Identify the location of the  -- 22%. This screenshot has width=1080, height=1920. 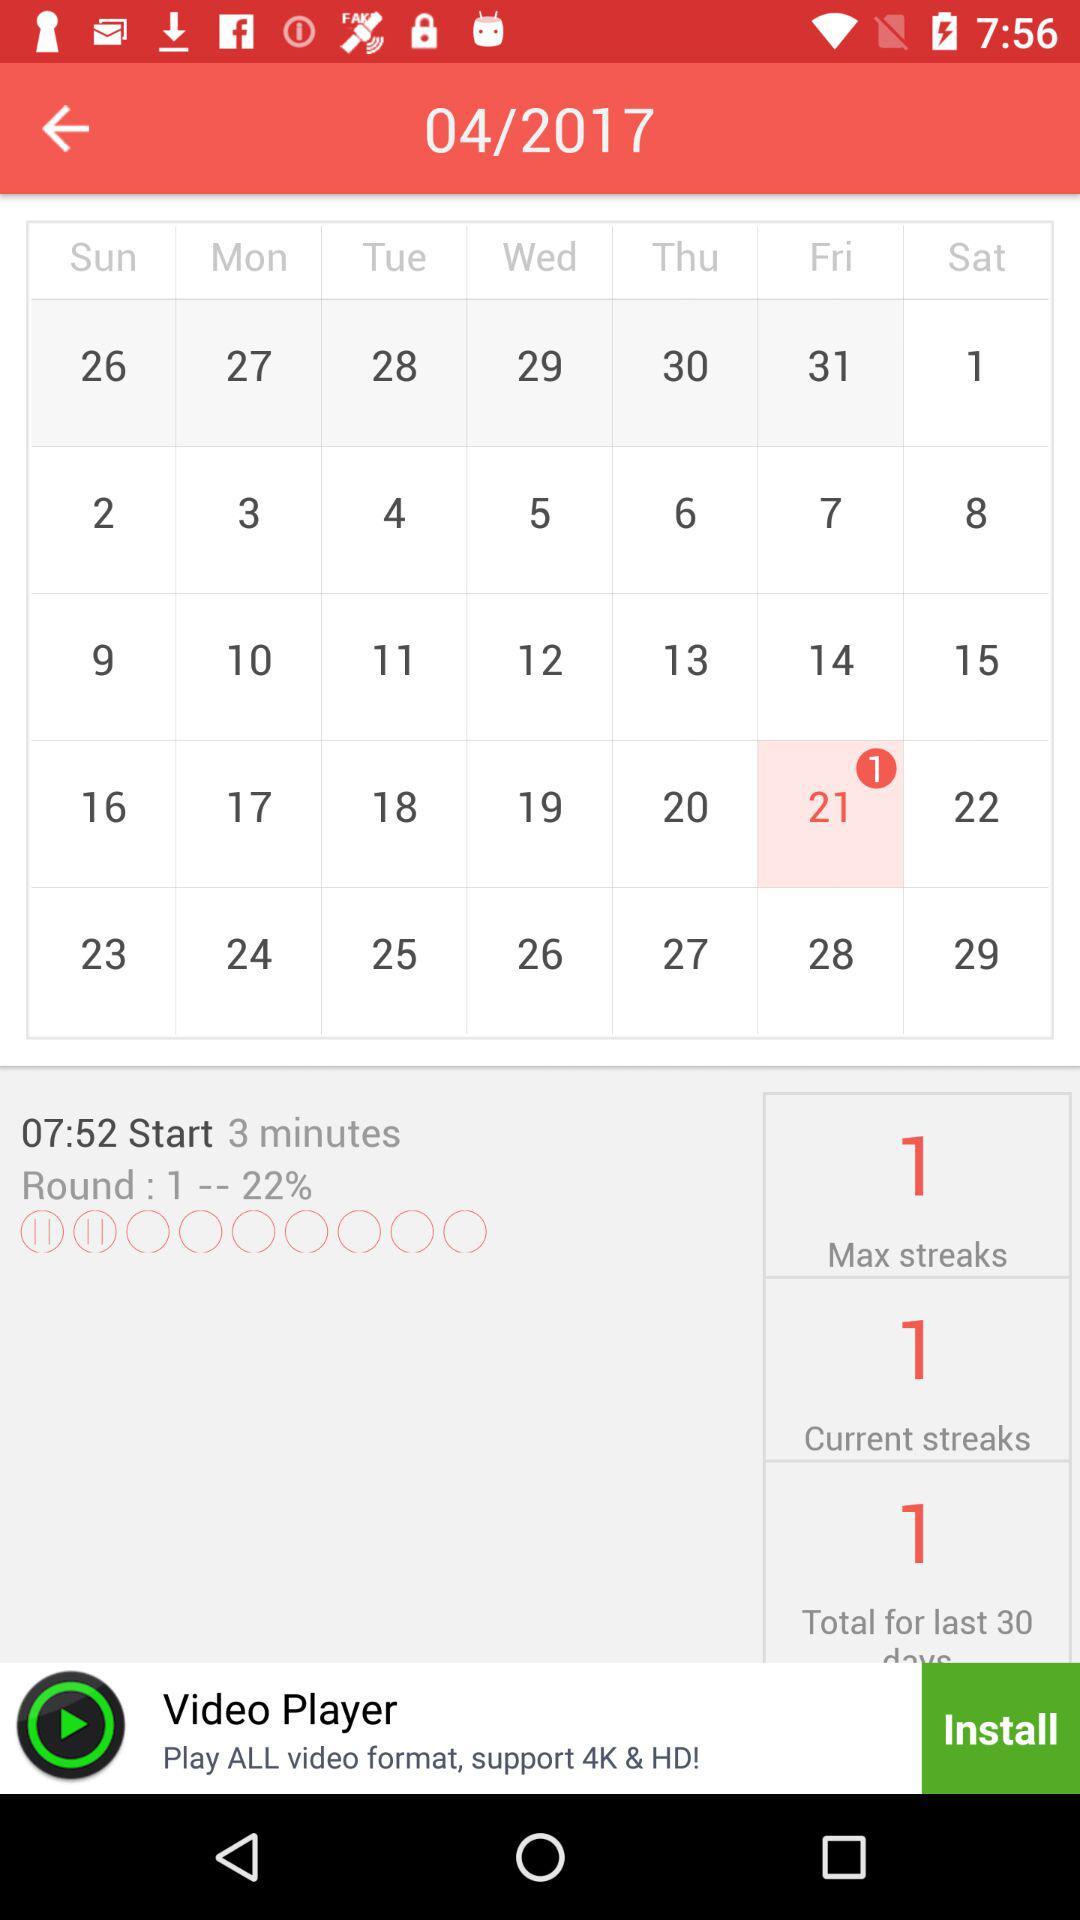
(248, 1184).